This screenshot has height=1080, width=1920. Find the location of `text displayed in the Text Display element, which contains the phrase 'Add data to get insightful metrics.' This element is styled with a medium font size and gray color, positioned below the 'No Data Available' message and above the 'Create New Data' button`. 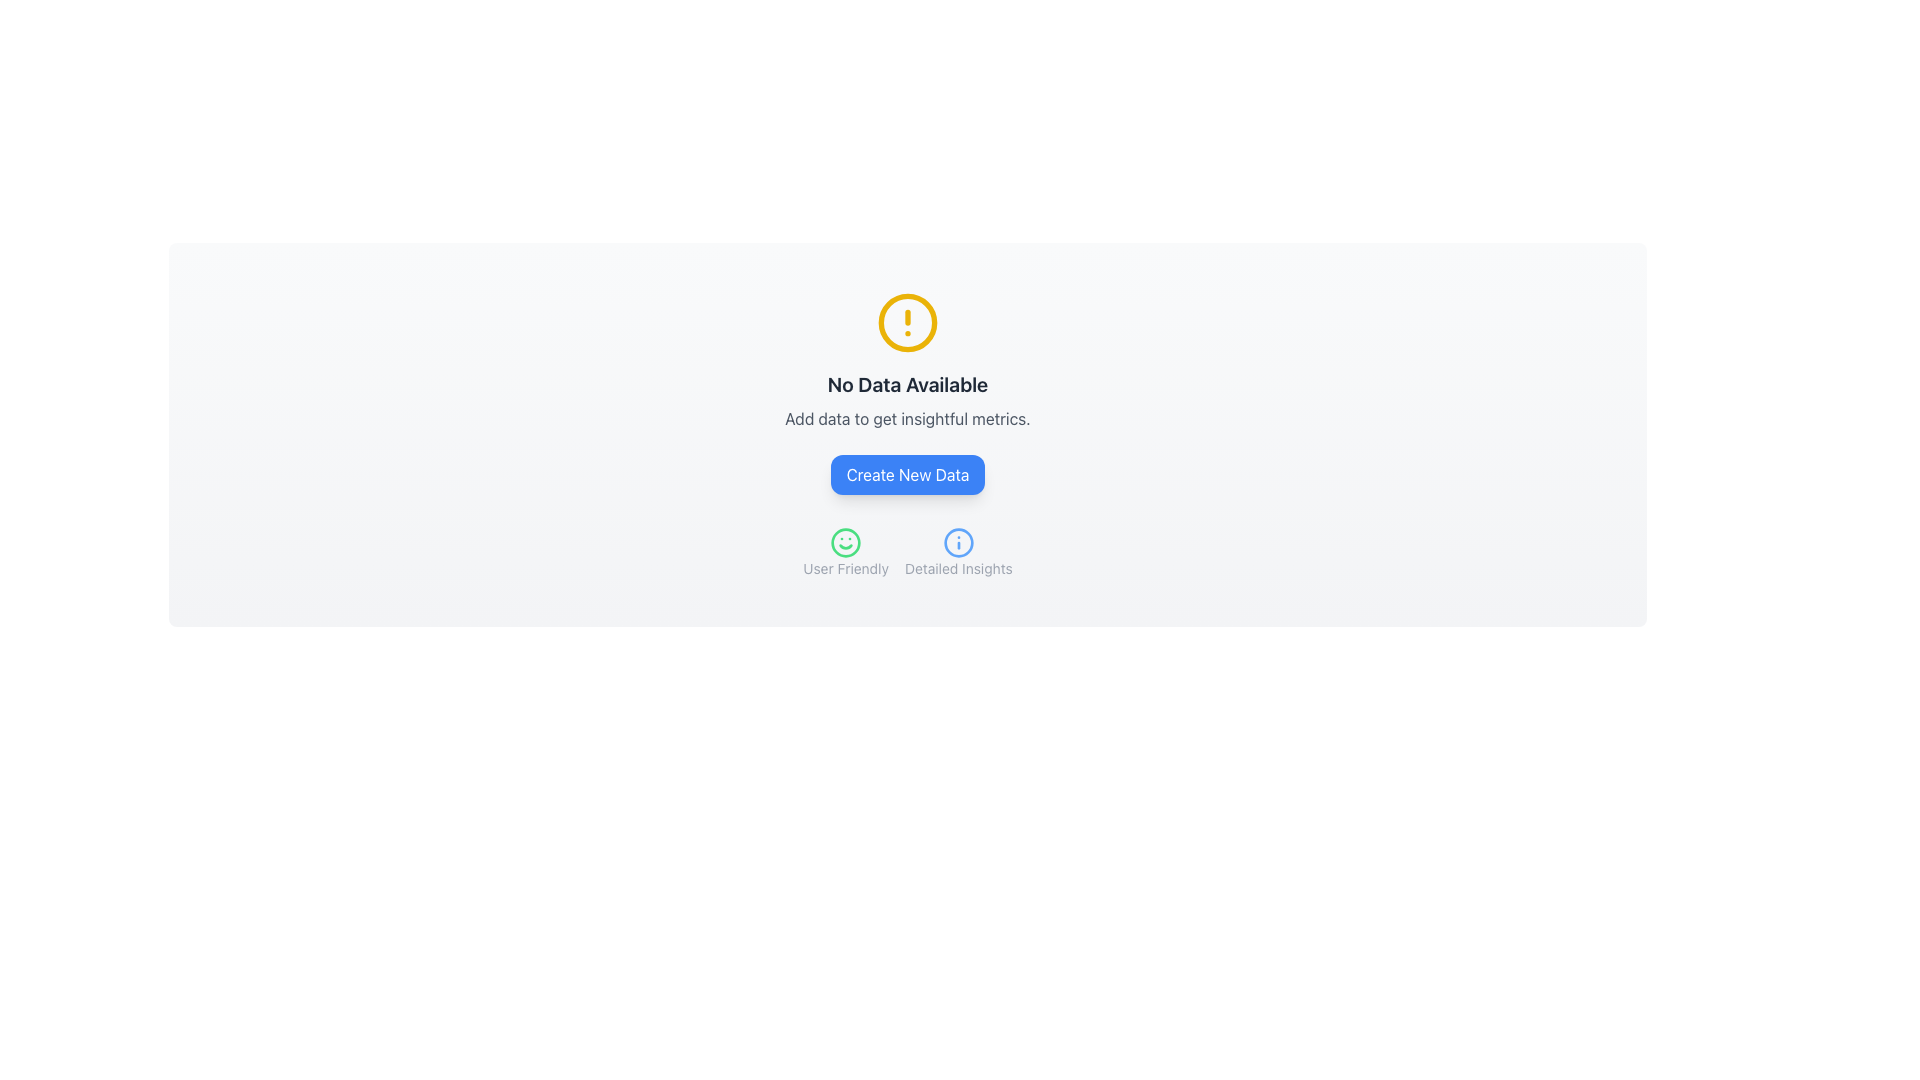

text displayed in the Text Display element, which contains the phrase 'Add data to get insightful metrics.' This element is styled with a medium font size and gray color, positioned below the 'No Data Available' message and above the 'Create New Data' button is located at coordinates (906, 418).